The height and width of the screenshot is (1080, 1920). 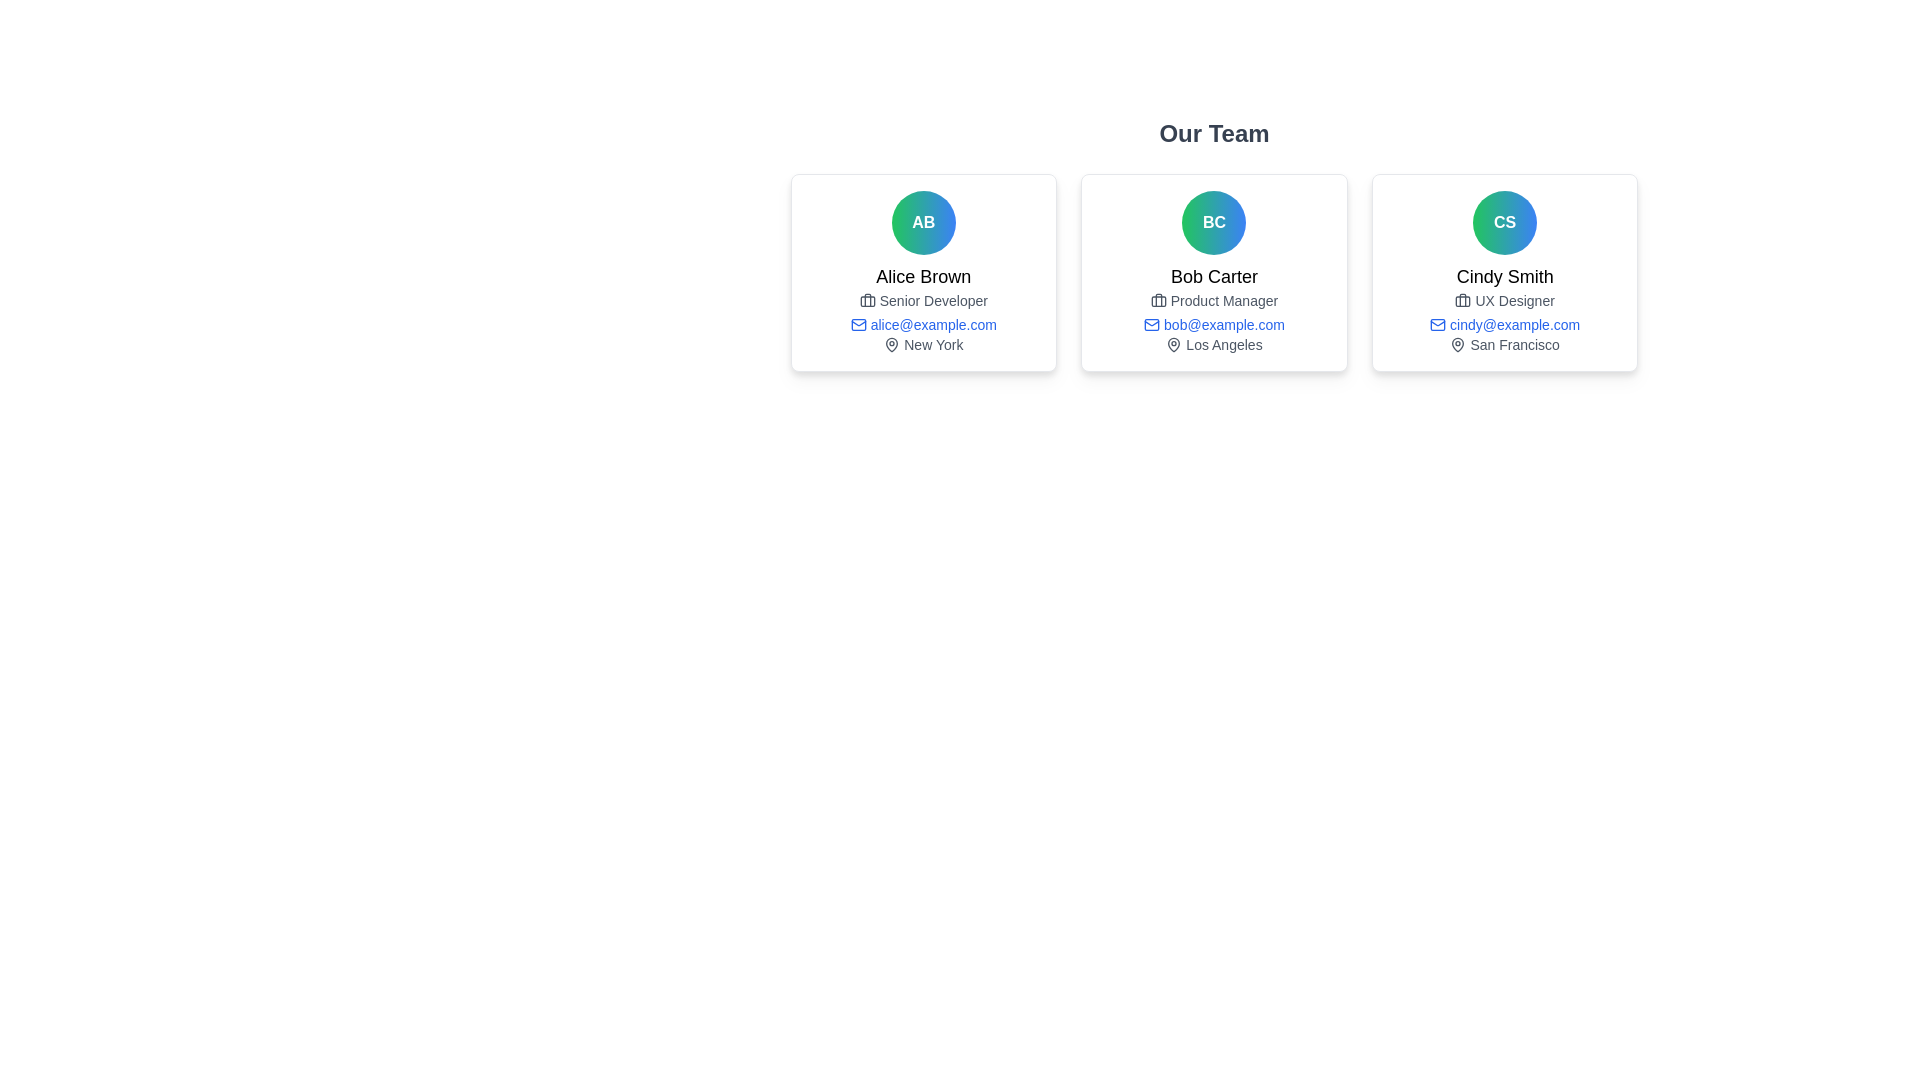 I want to click on the text 'New York' or the accompanying map pin icon at the bottom of the user card for Alice Brown, so click(x=922, y=343).